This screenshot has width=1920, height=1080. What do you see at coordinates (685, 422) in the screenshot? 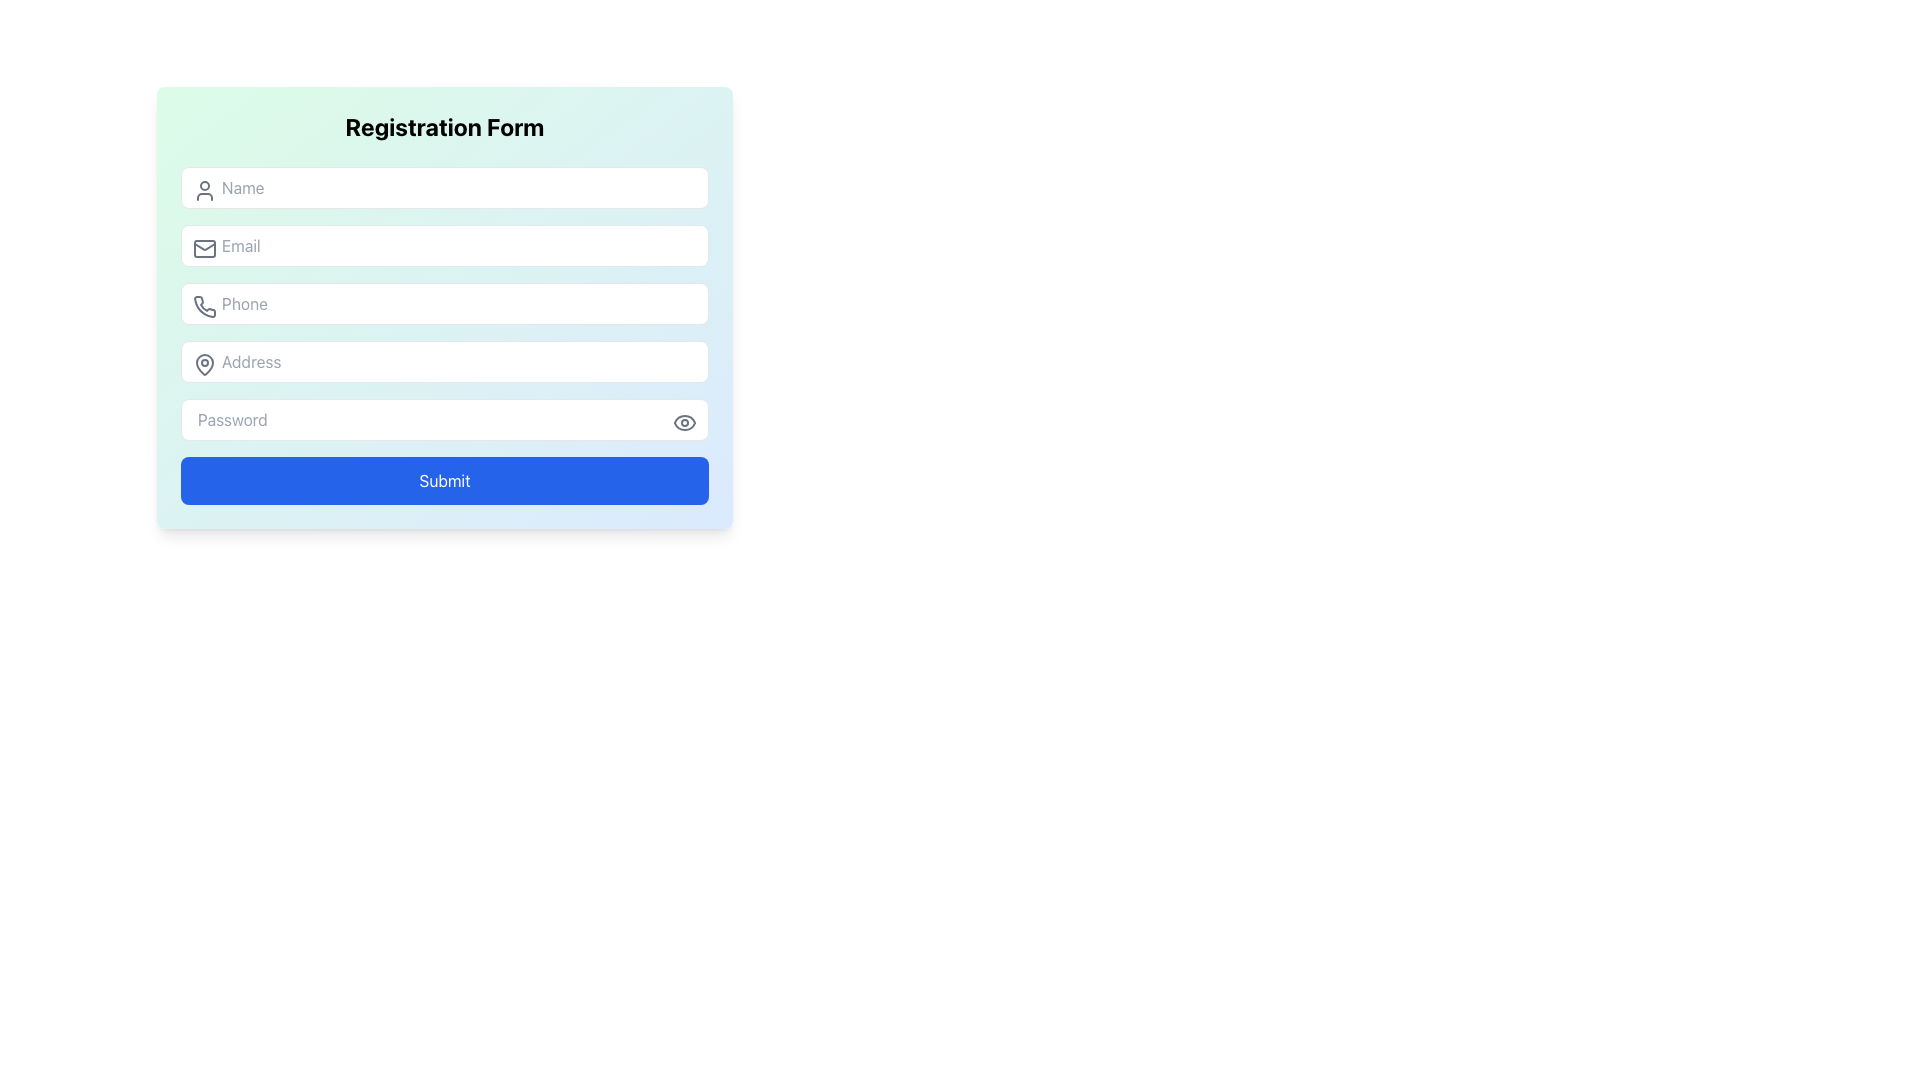
I see `the visibility toggle button for the password input field in the registration form` at bounding box center [685, 422].